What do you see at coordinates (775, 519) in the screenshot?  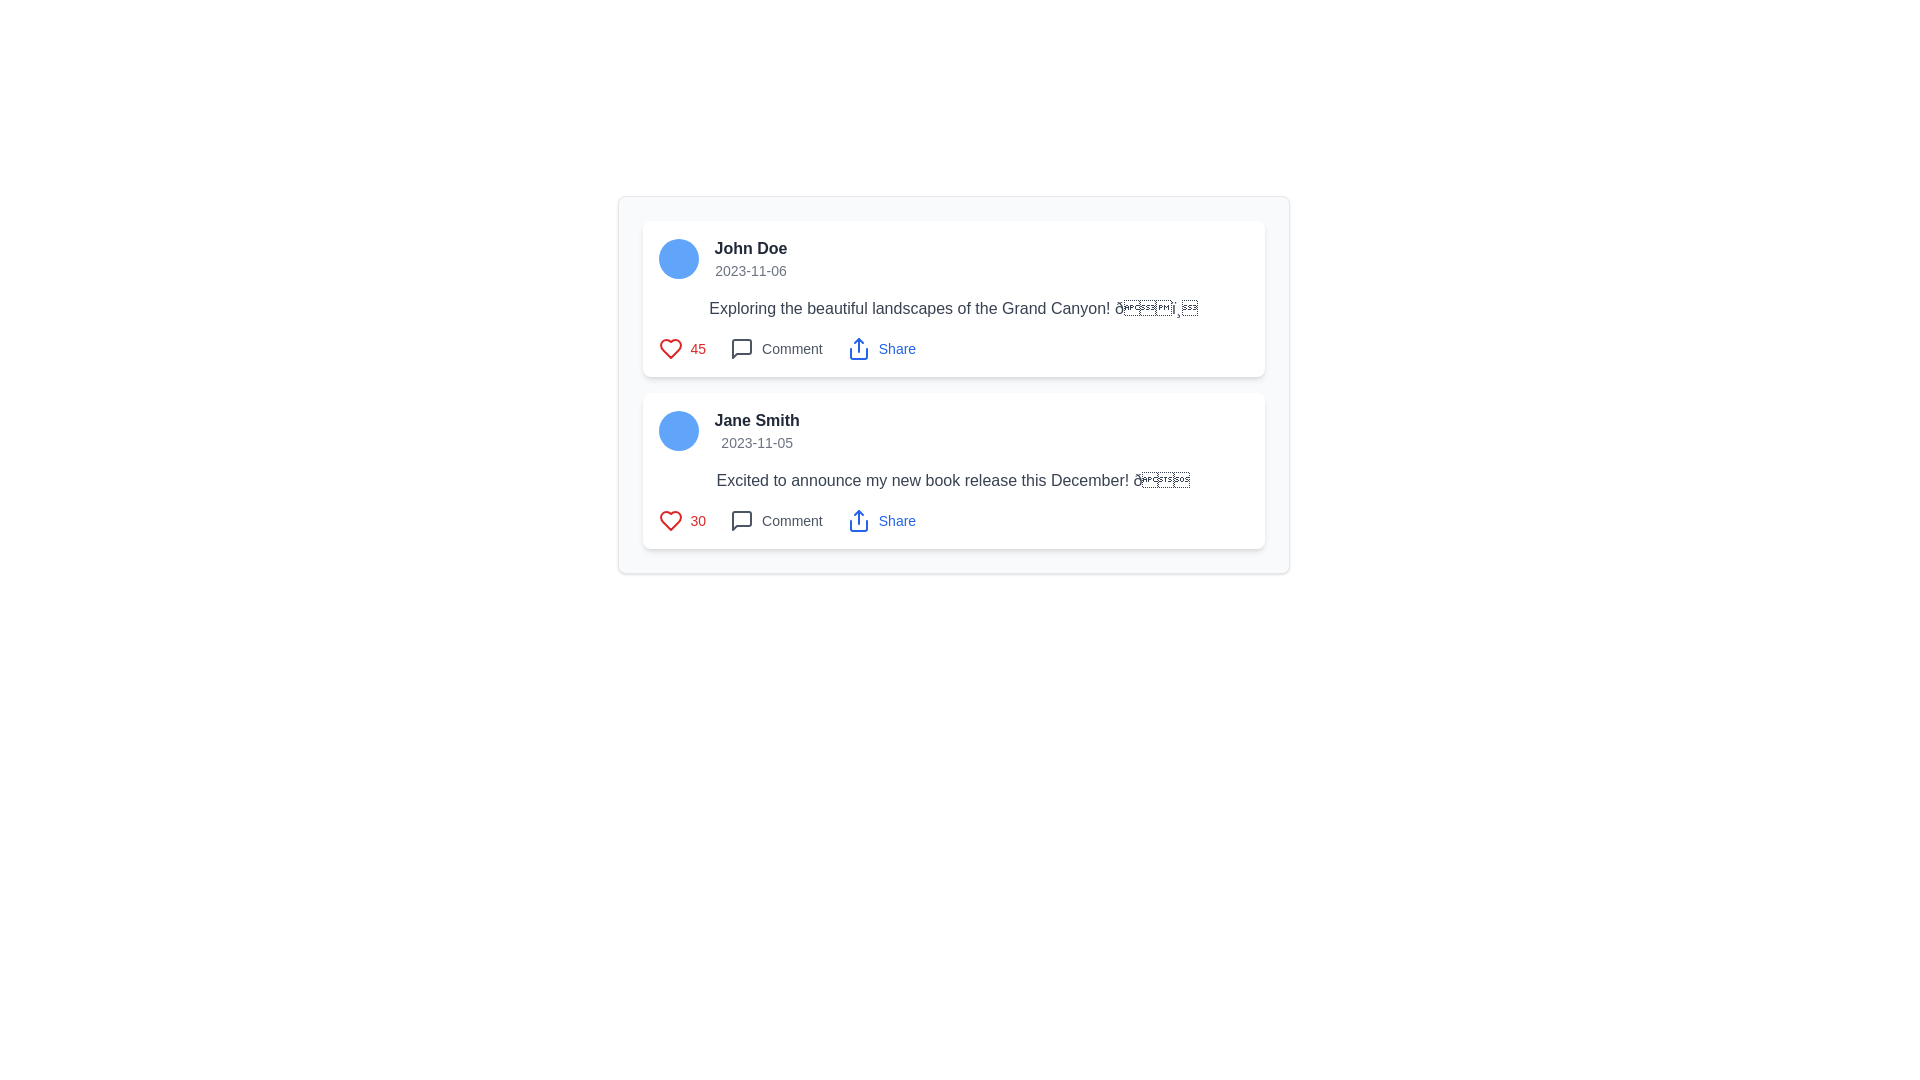 I see `the button with an icon and text description` at bounding box center [775, 519].